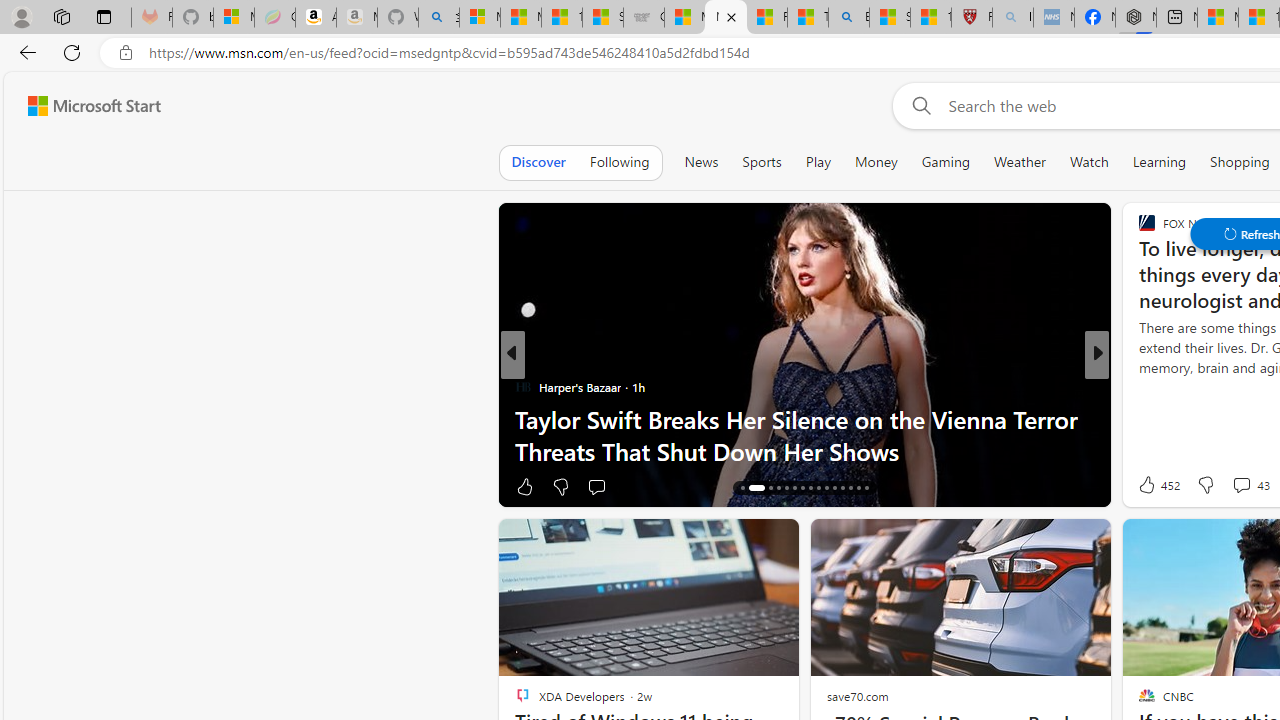 This screenshot has width=1280, height=720. I want to click on 'INSIDER', so click(1138, 387).